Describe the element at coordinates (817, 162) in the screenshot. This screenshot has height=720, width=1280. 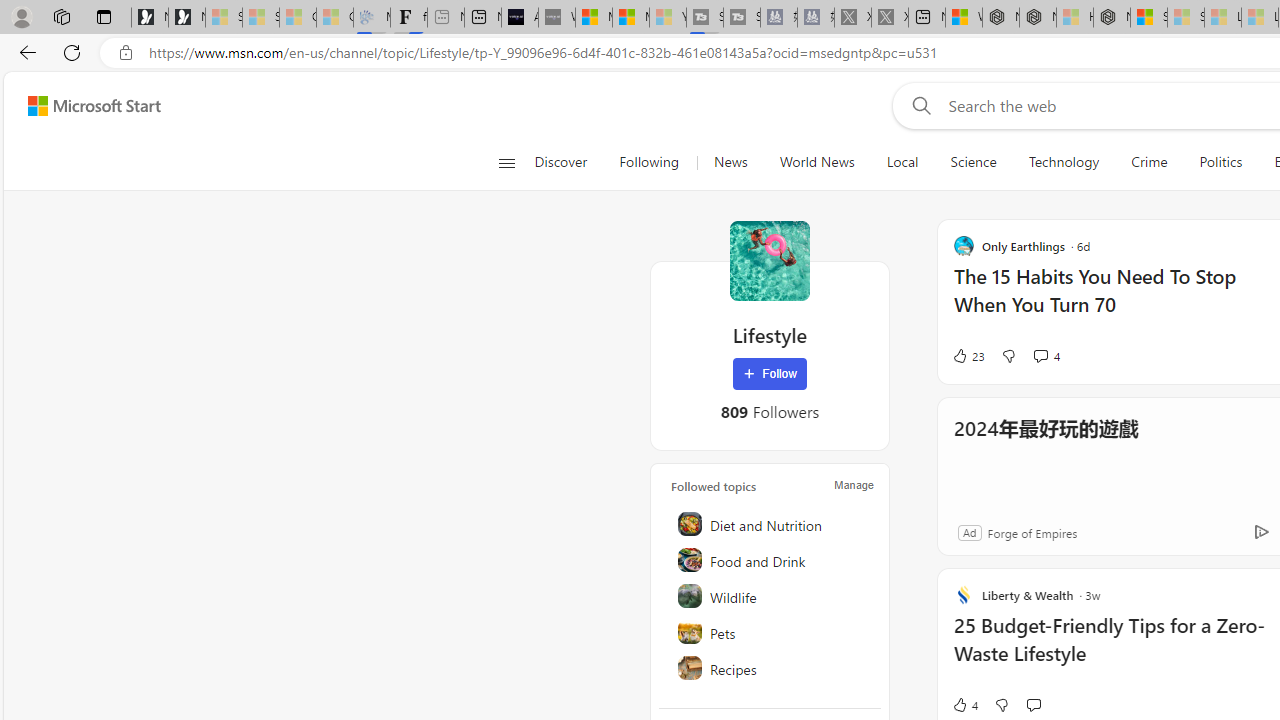
I see `'World News'` at that location.